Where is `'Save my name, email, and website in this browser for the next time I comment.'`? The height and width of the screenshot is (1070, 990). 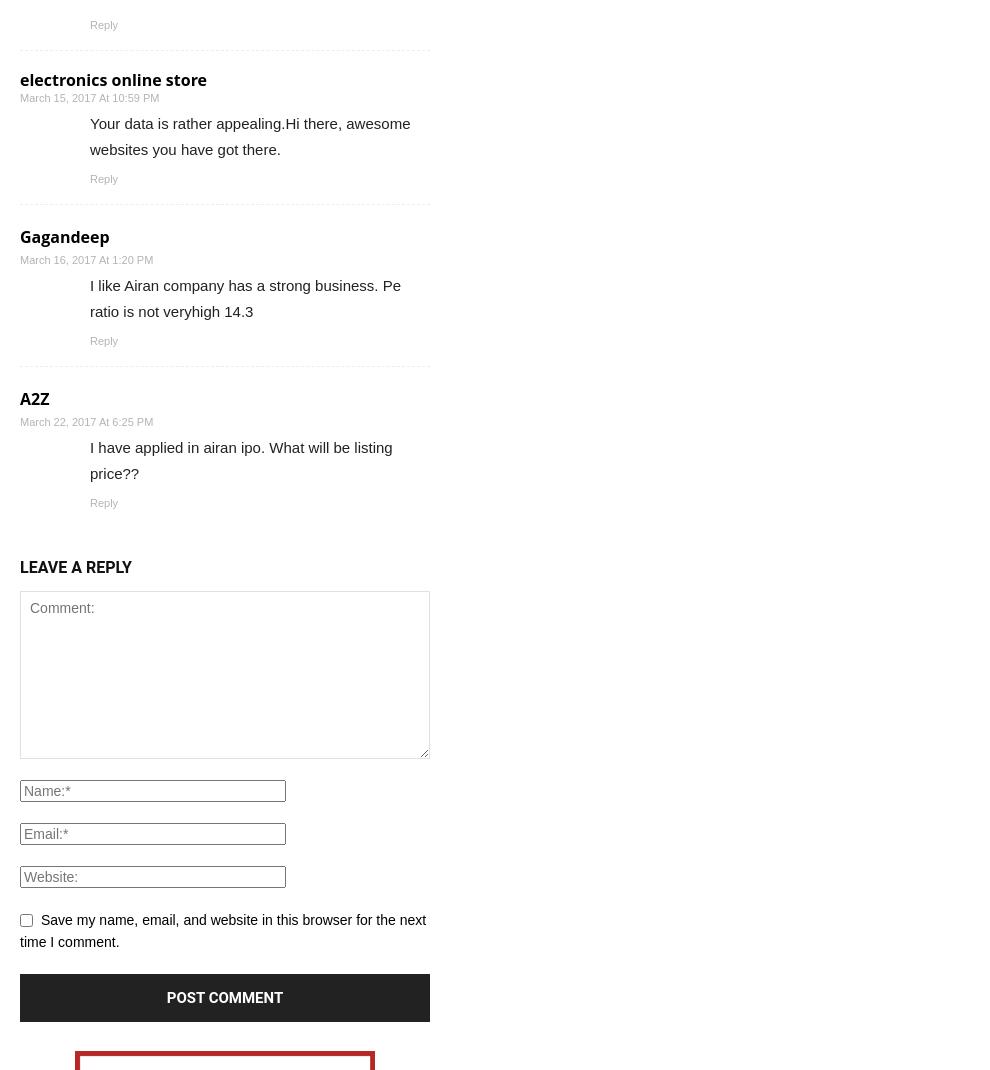
'Save my name, email, and website in this browser for the next time I comment.' is located at coordinates (222, 929).